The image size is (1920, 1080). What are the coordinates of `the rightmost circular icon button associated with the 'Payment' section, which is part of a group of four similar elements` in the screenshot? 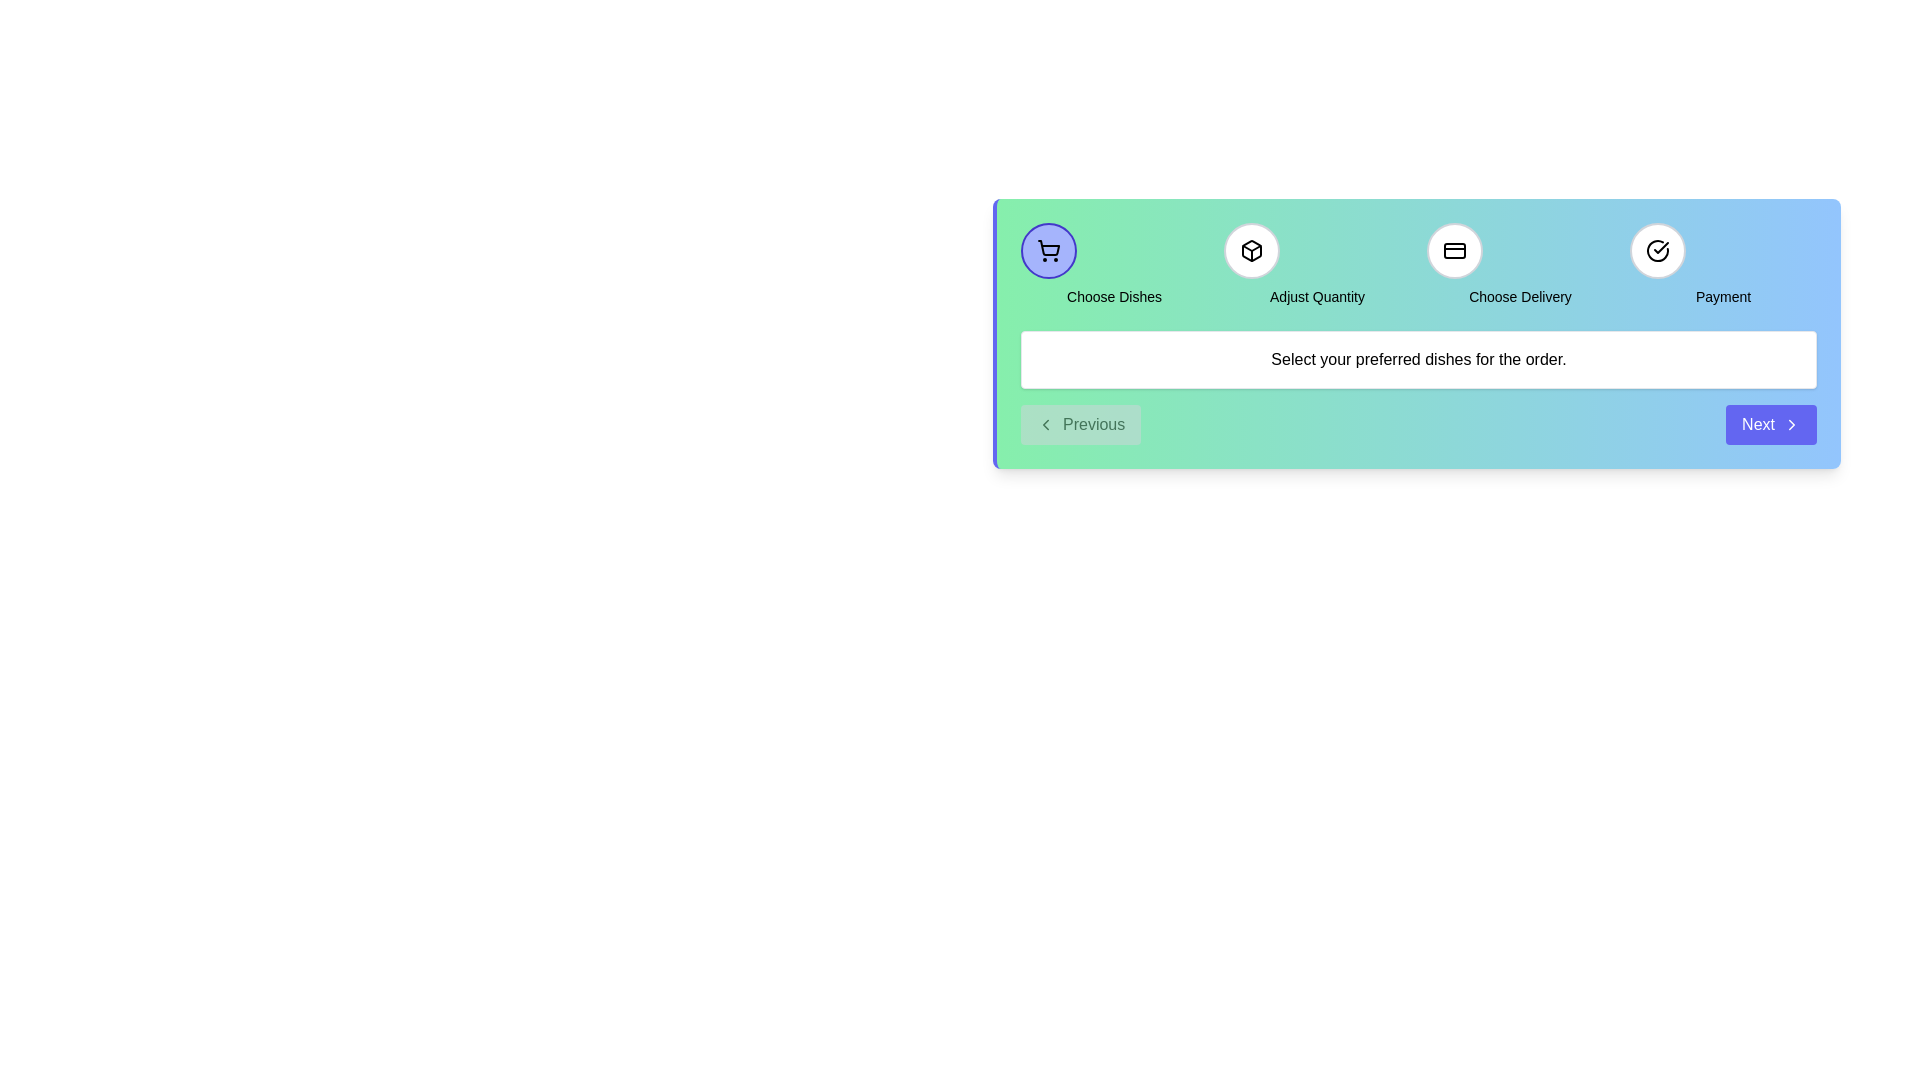 It's located at (1657, 249).